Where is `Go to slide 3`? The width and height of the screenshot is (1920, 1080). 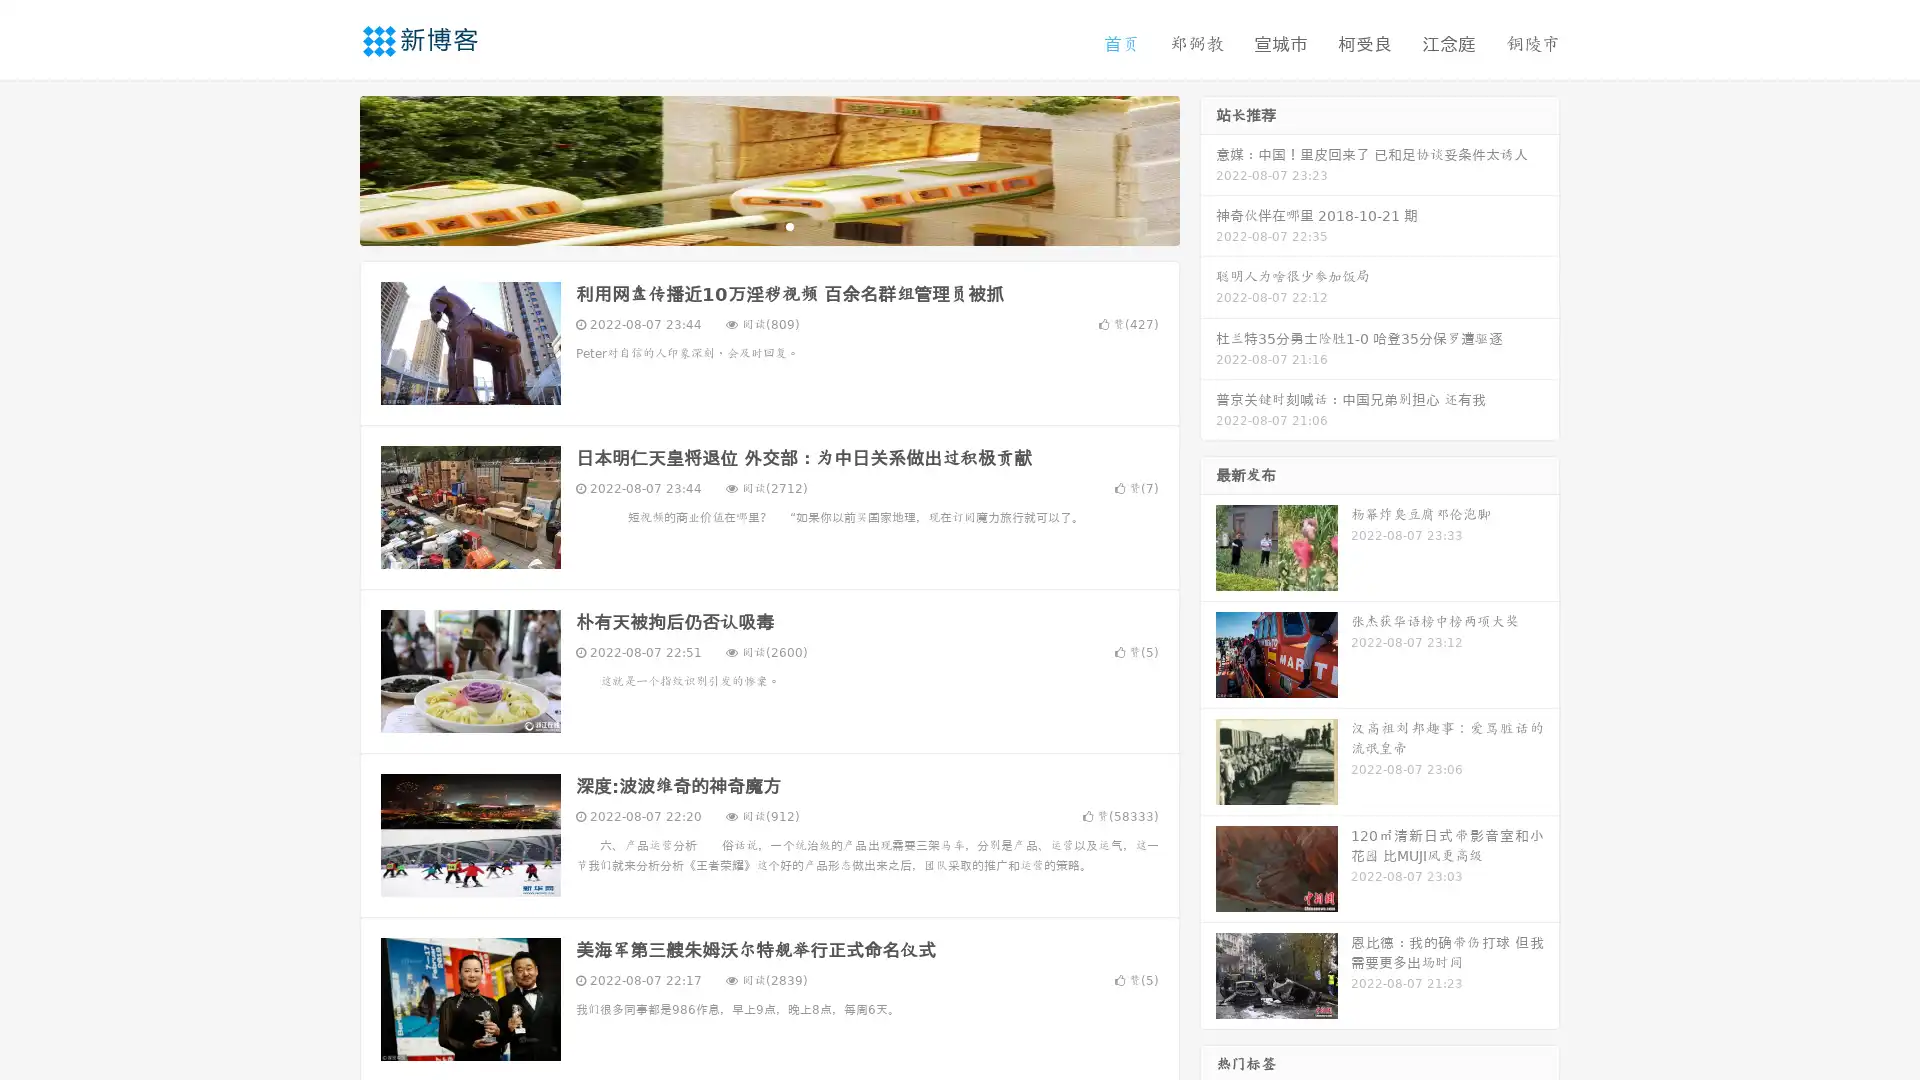
Go to slide 3 is located at coordinates (789, 225).